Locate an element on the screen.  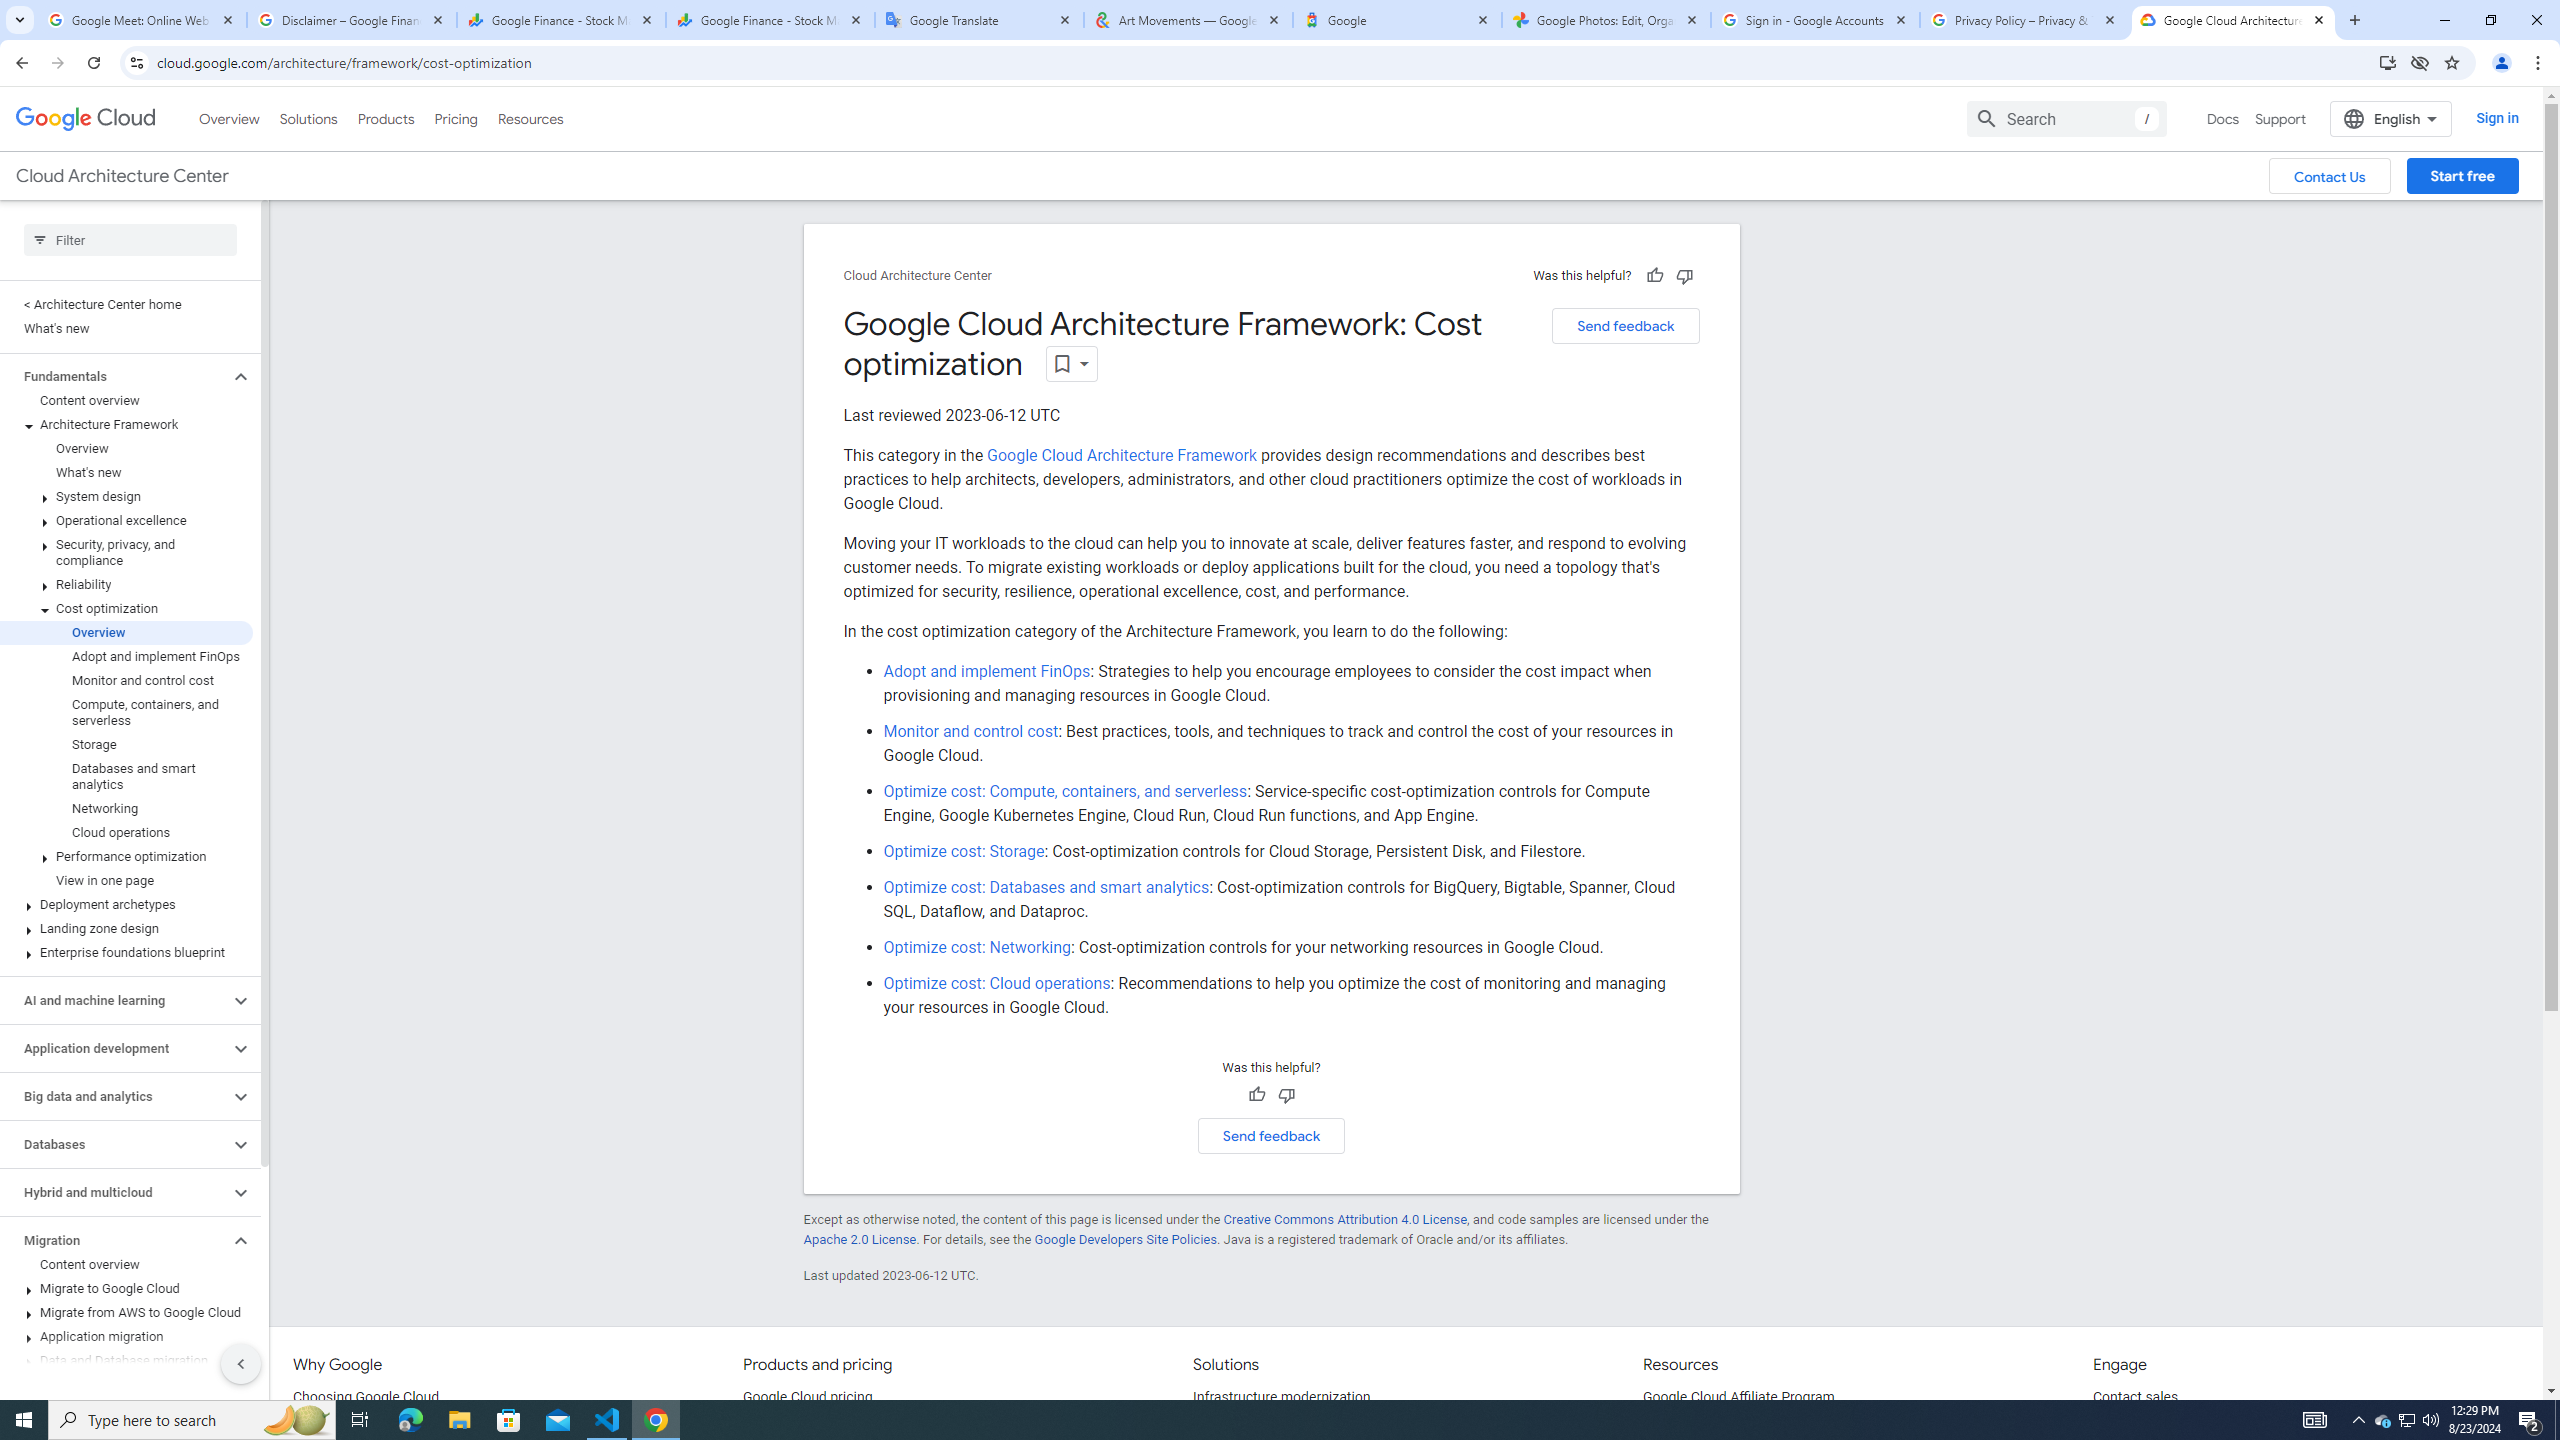
'Optimize cost: Cloud operations' is located at coordinates (996, 983).